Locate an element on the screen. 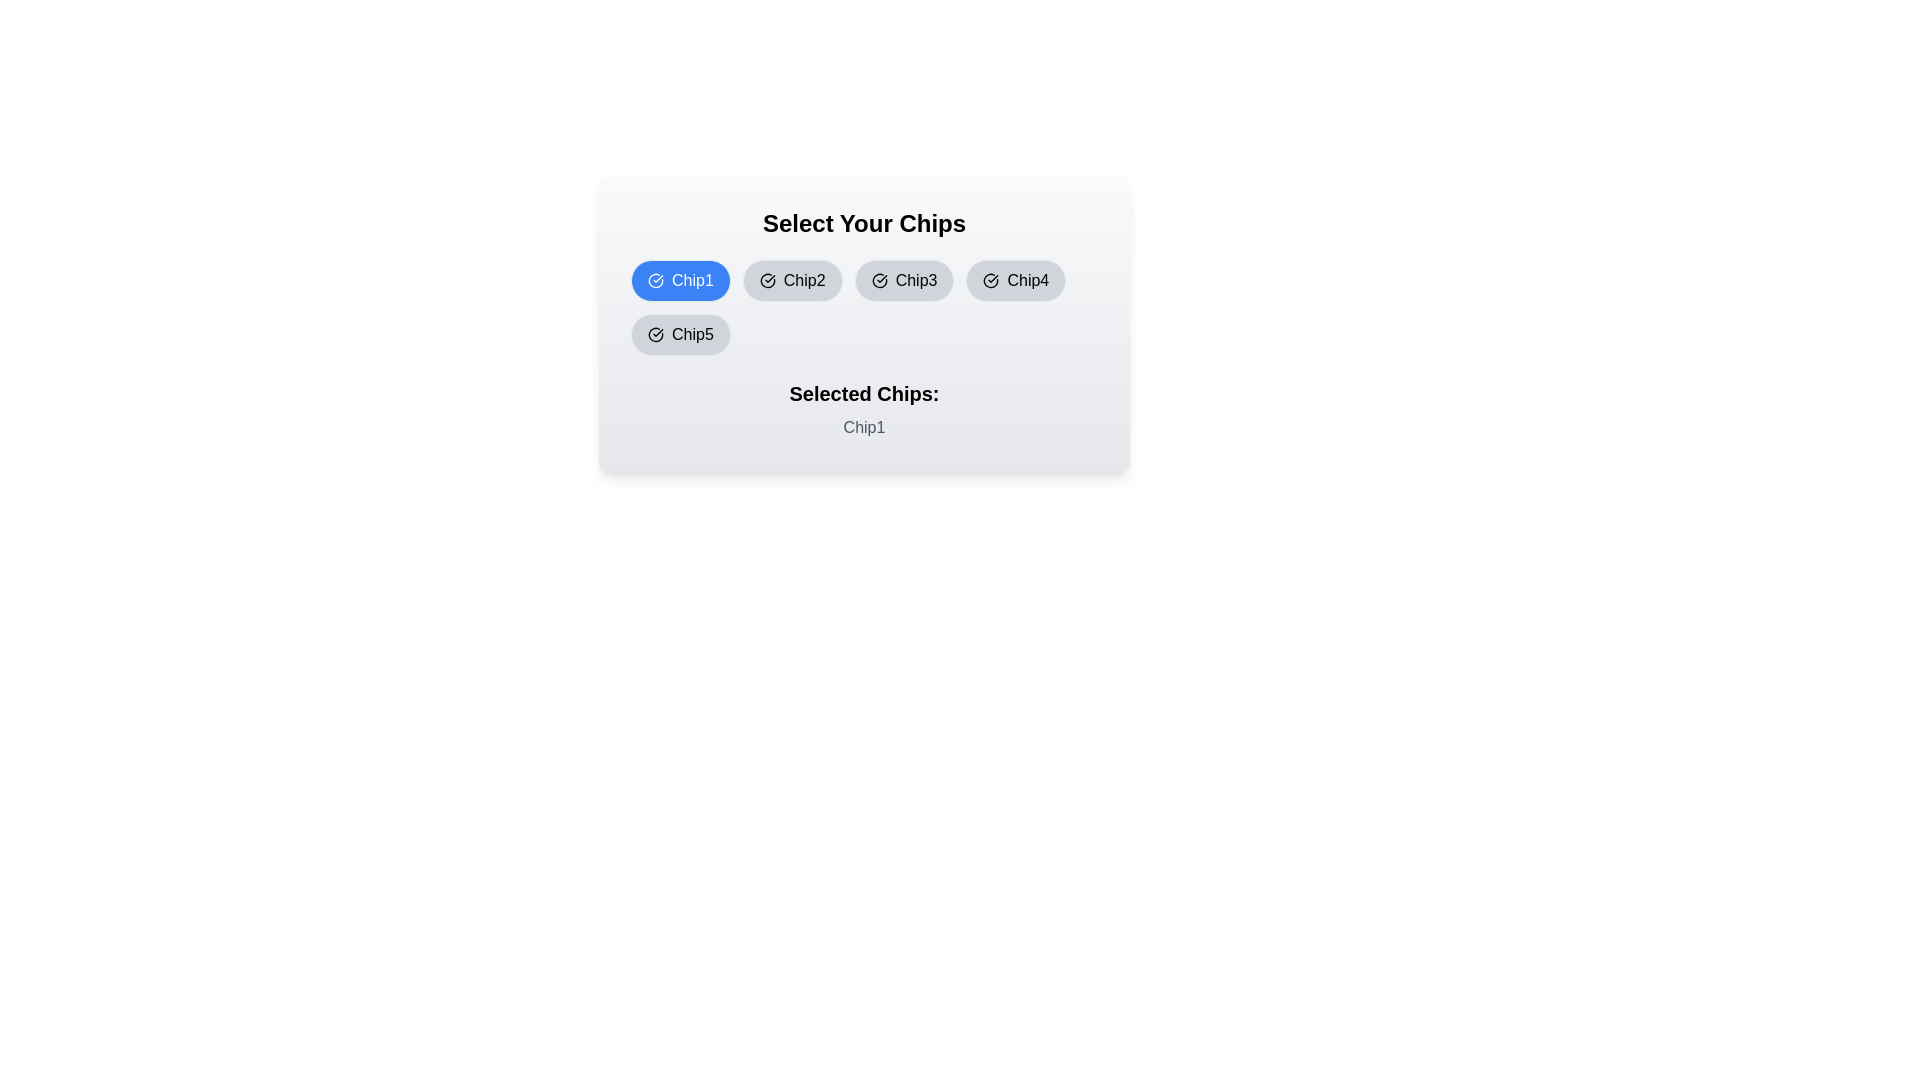 The width and height of the screenshot is (1920, 1080). the chip labeled Chip1 is located at coordinates (680, 281).